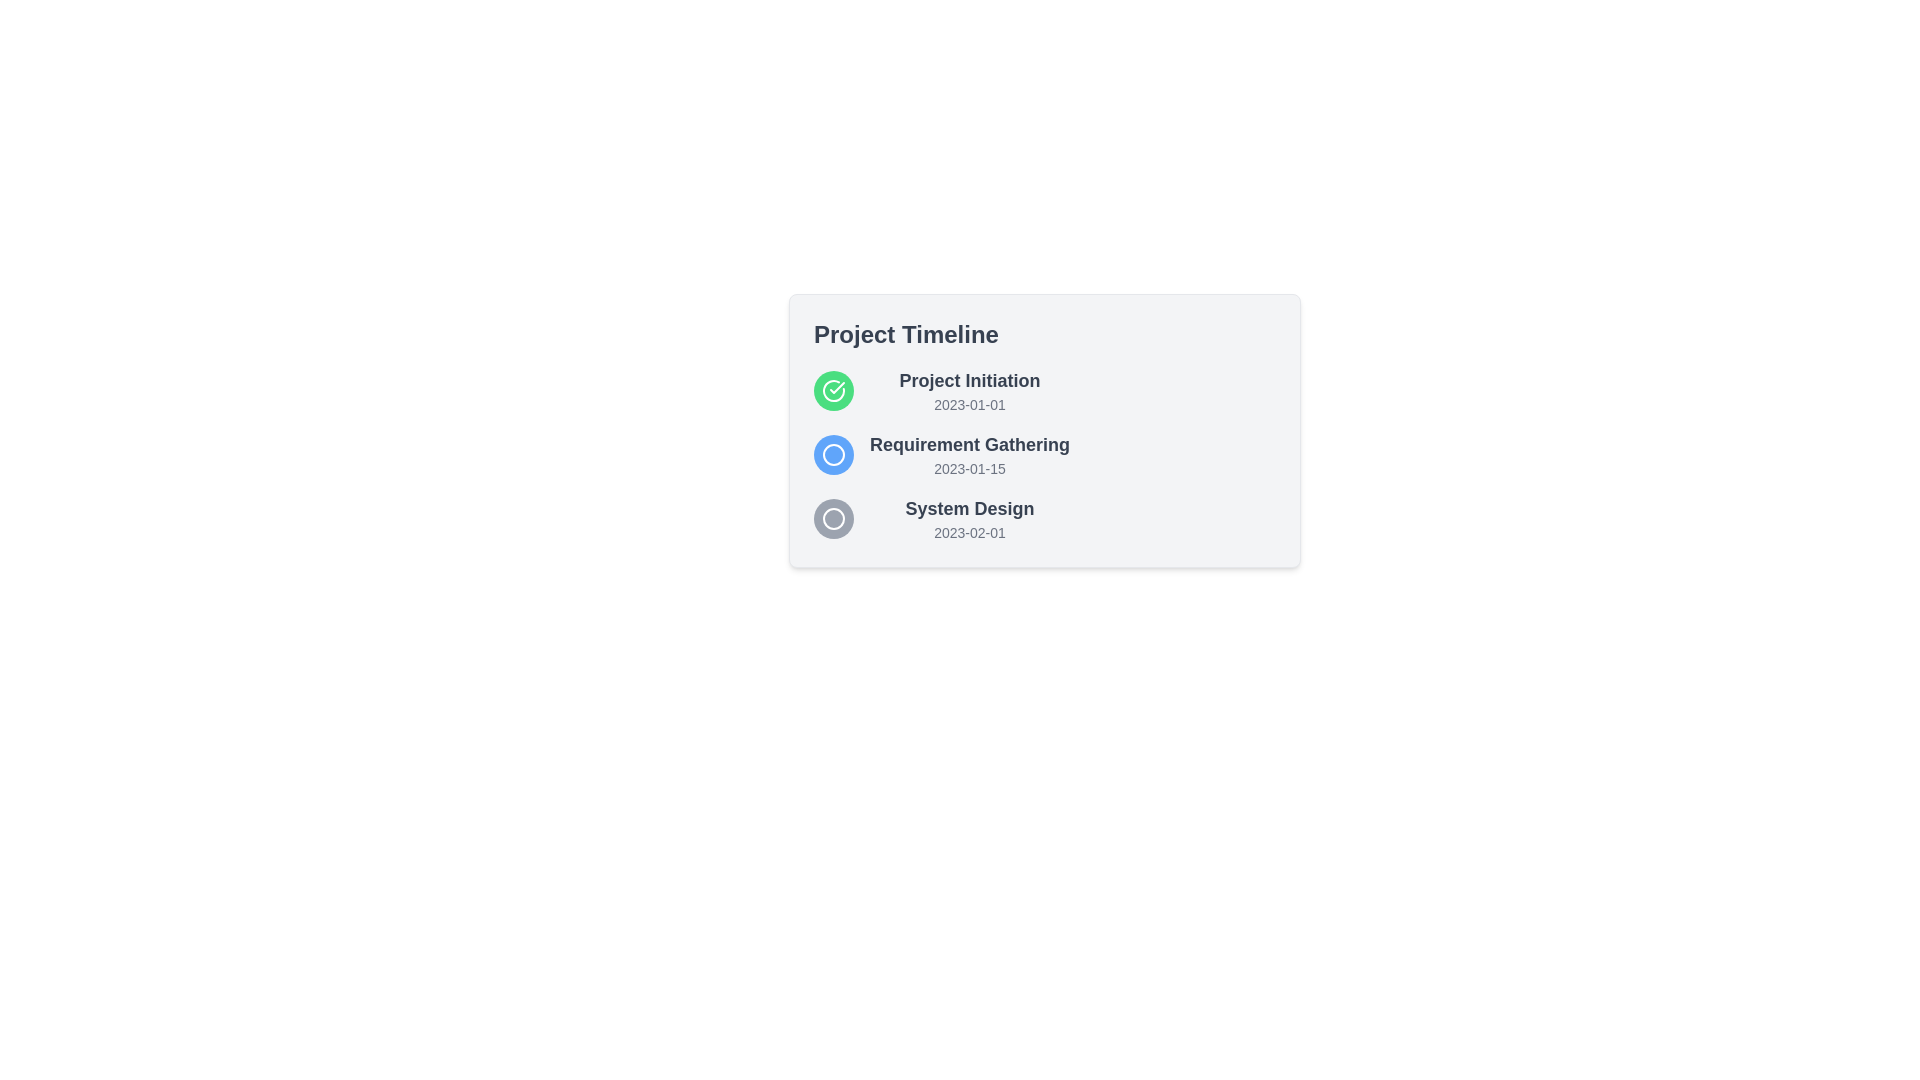 The height and width of the screenshot is (1080, 1920). Describe the element at coordinates (969, 531) in the screenshot. I see `the Text Label indicating the date for the 'System Design' milestone in the project timeline, which is positioned directly below the 'System Design' text and is the third date listed` at that location.